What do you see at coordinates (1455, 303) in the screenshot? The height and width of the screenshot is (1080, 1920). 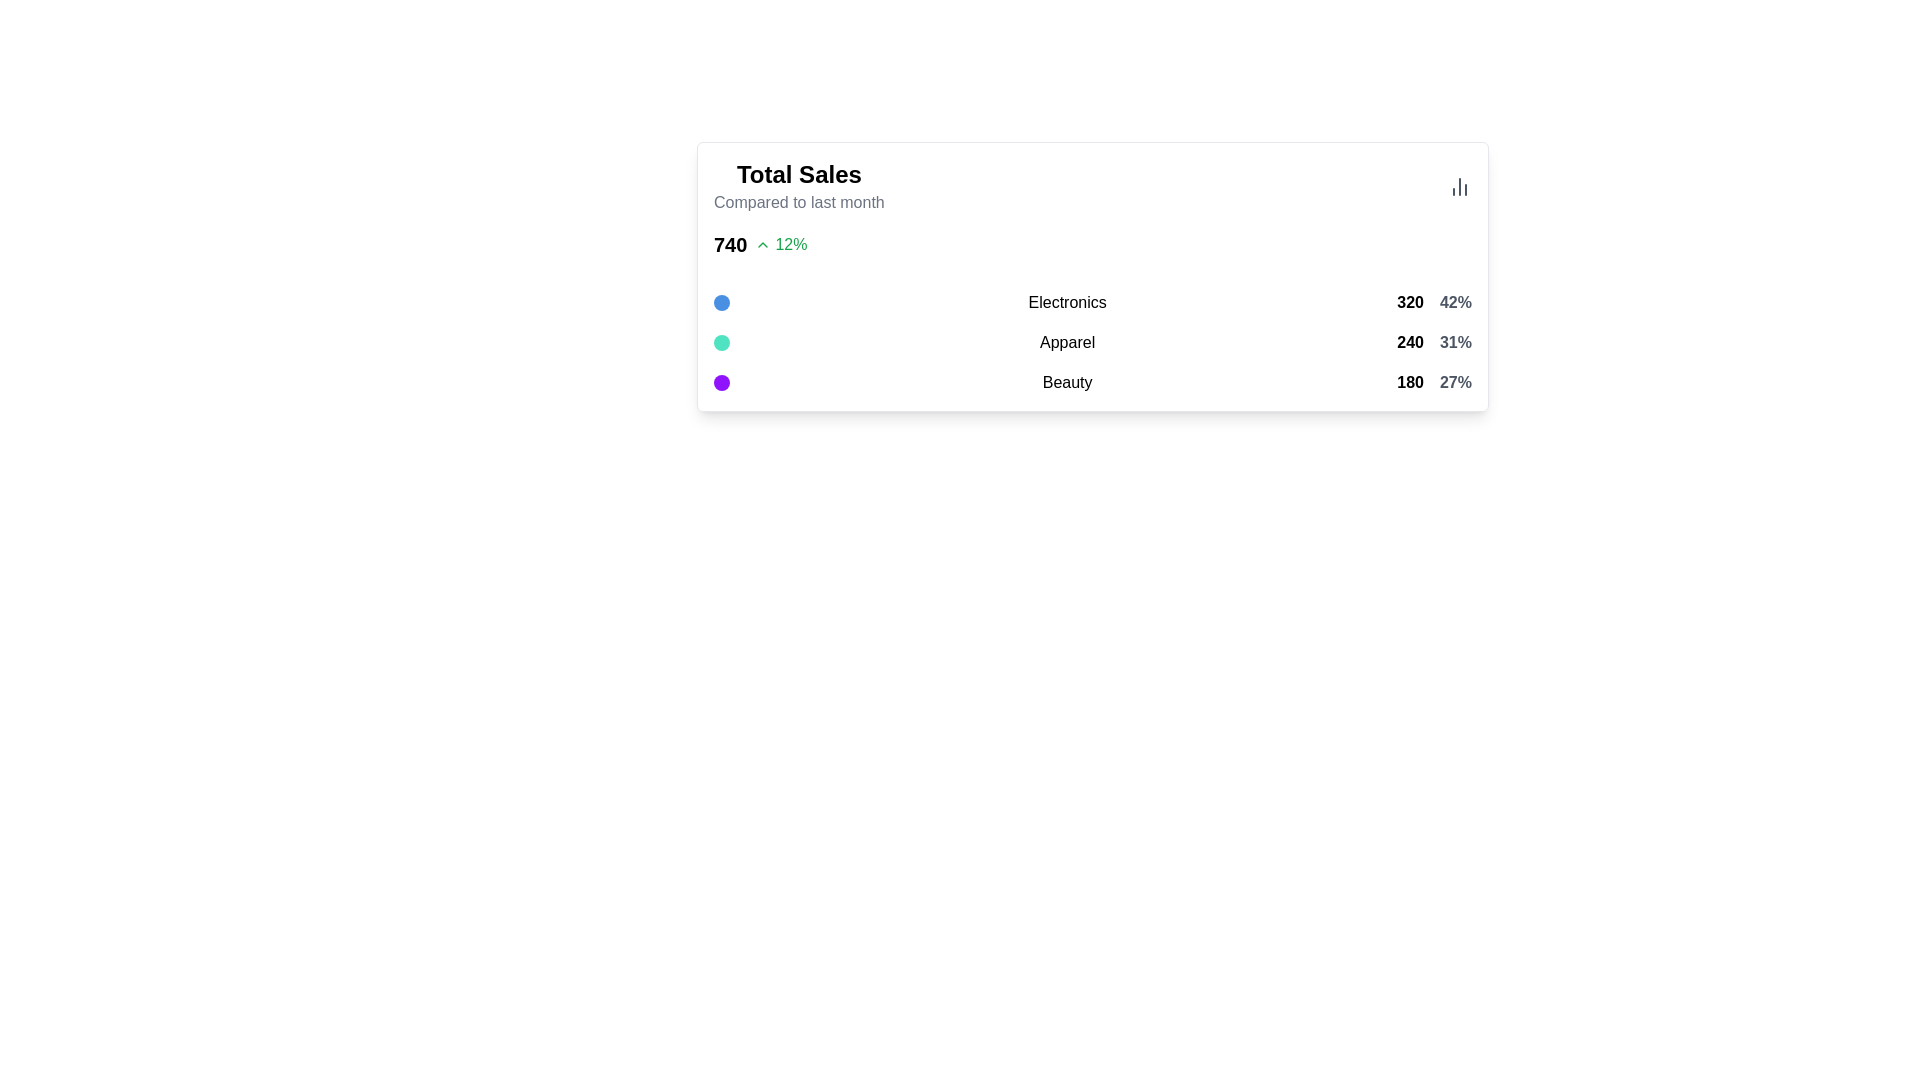 I see `the percentage text displaying the metric related to the '320' sales contribution in the 'Electronics' section for interaction or navigation` at bounding box center [1455, 303].